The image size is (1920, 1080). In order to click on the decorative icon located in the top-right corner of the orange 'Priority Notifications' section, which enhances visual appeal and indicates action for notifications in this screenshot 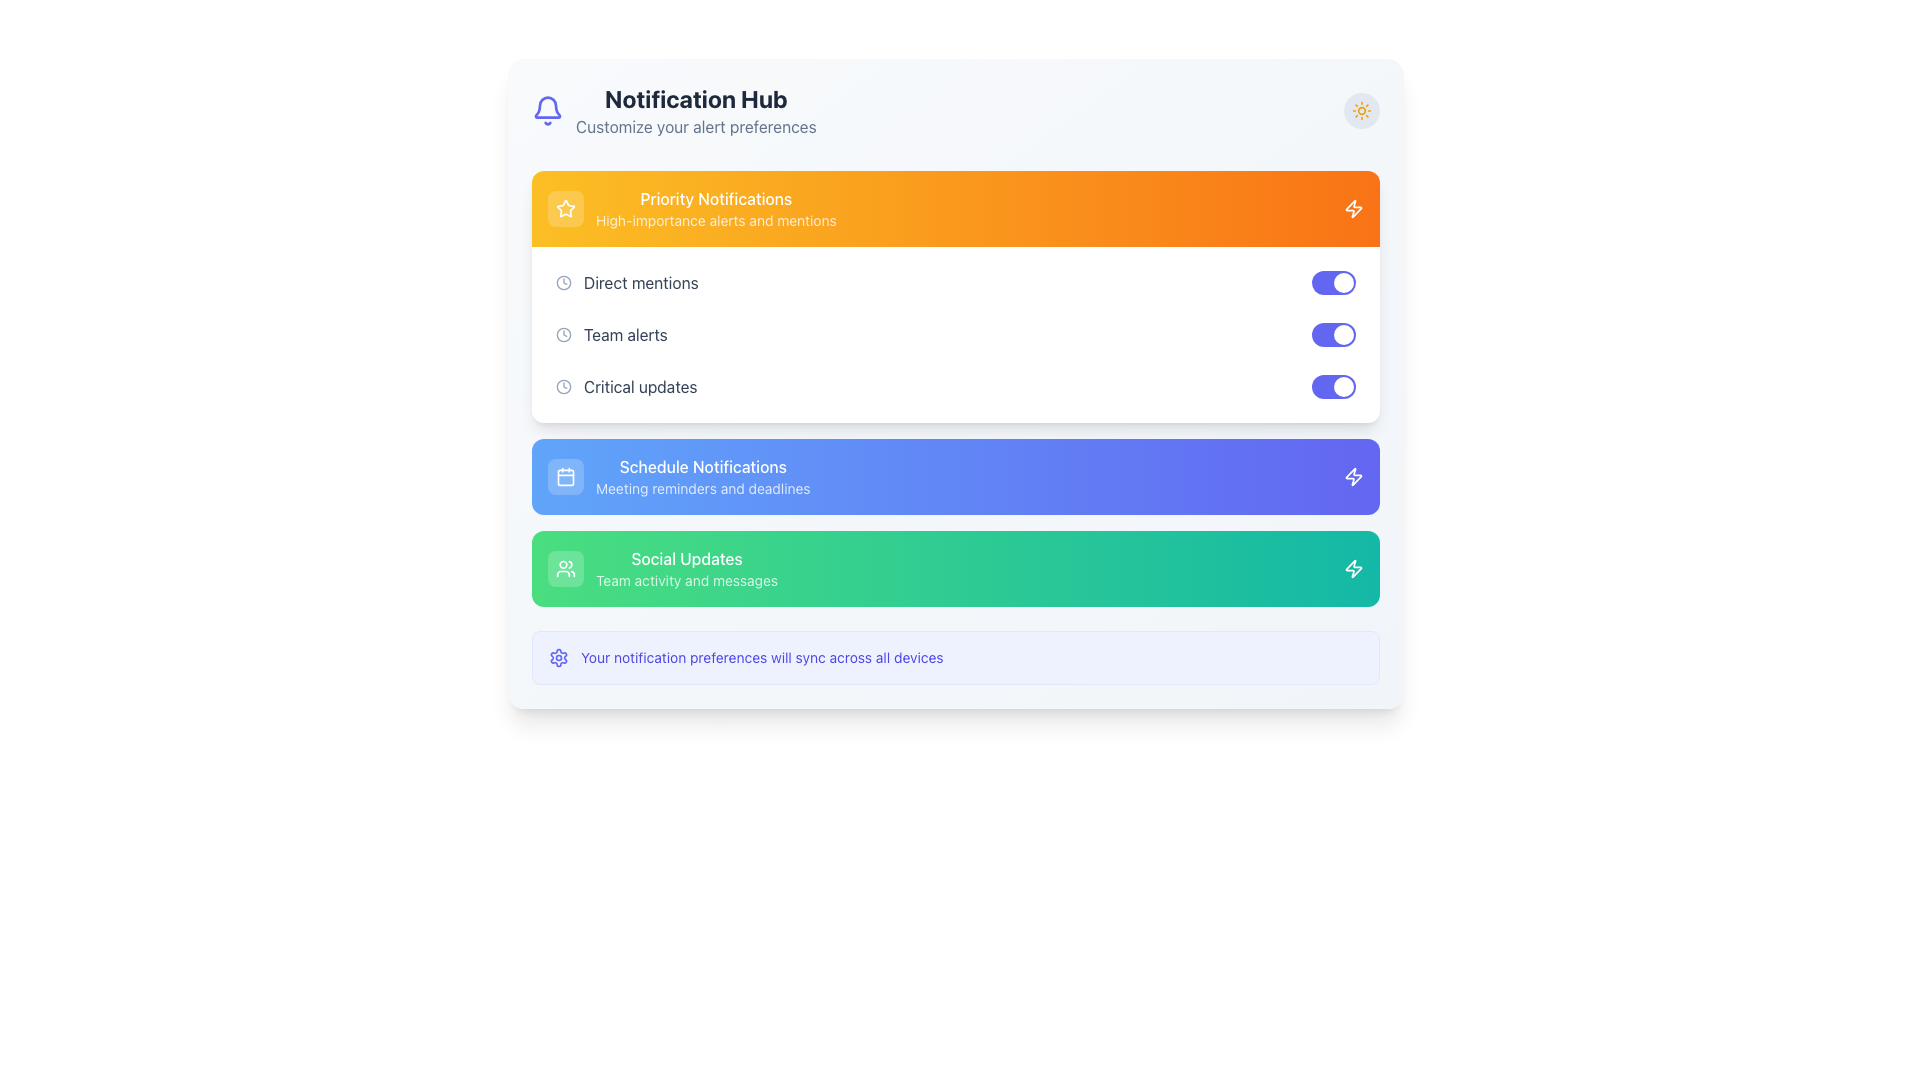, I will do `click(1353, 208)`.